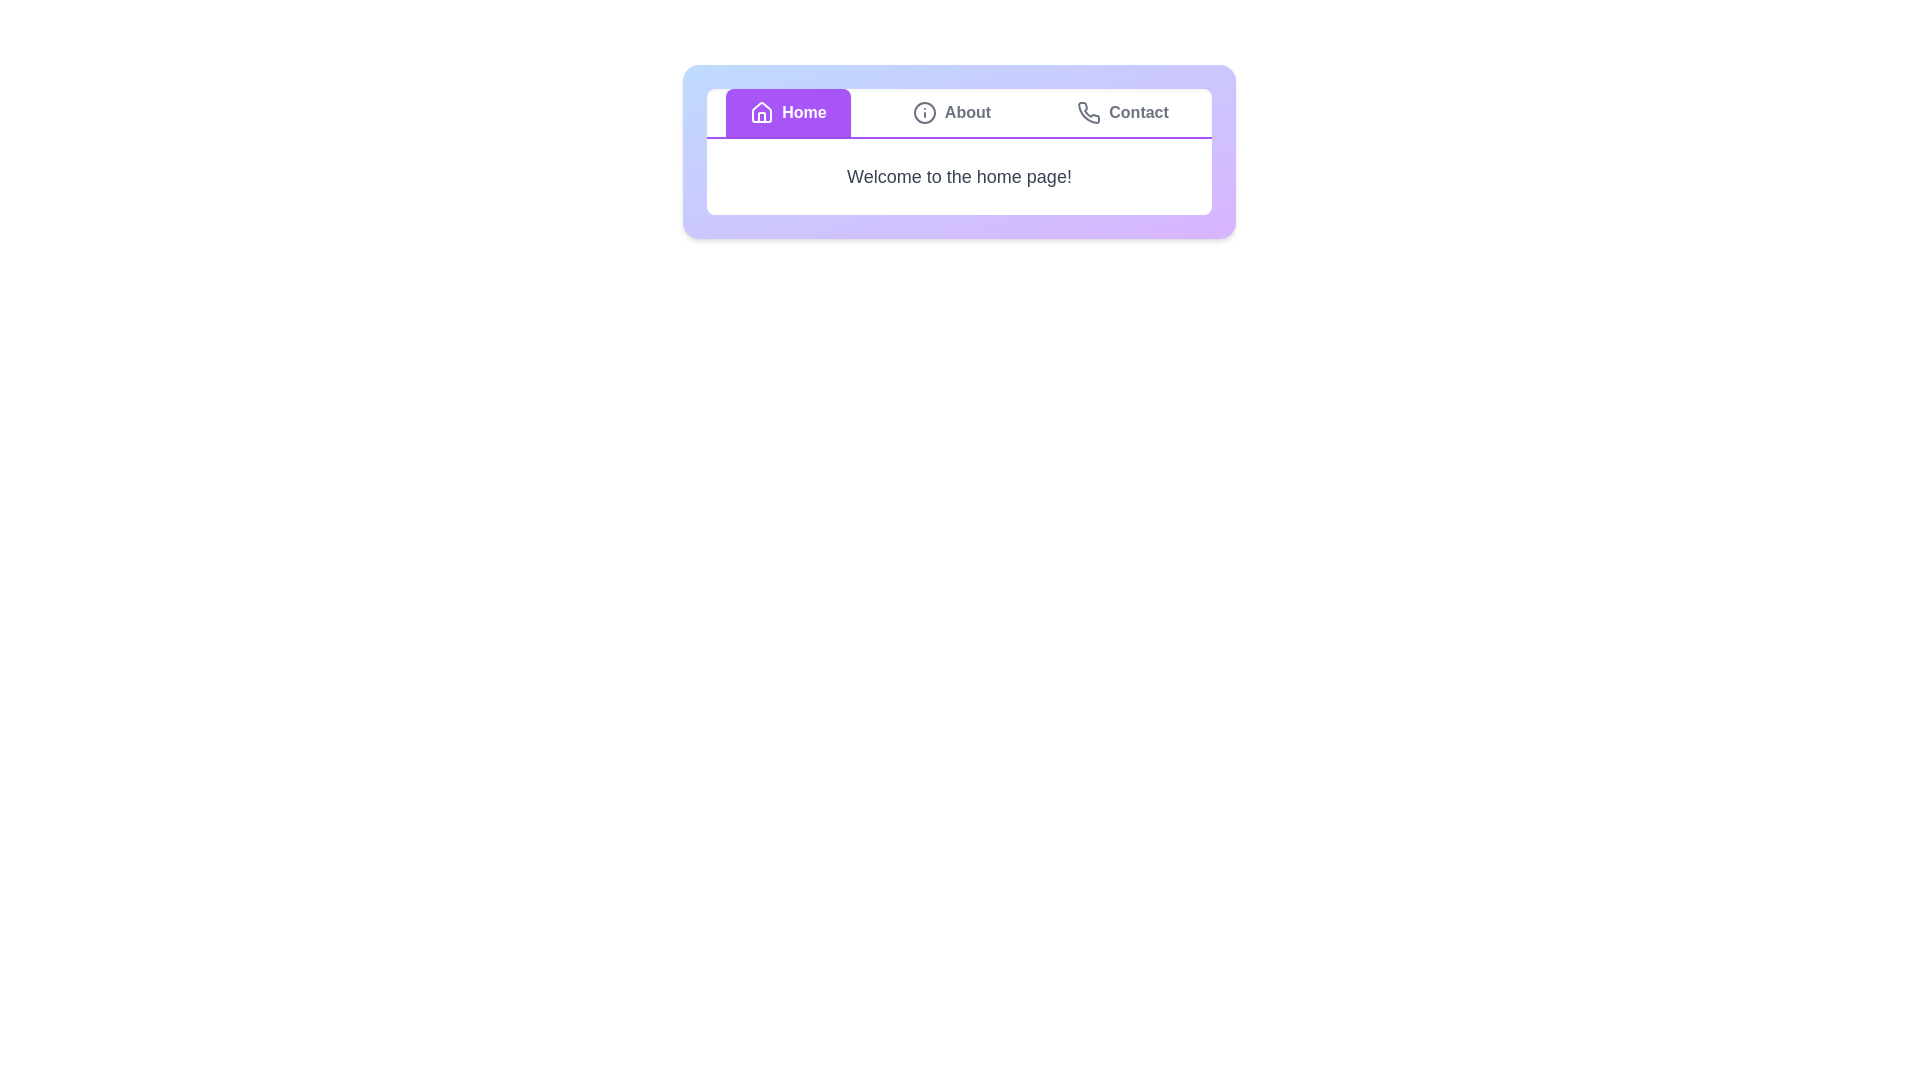 This screenshot has width=1920, height=1080. I want to click on the About tab by clicking on it, so click(950, 112).